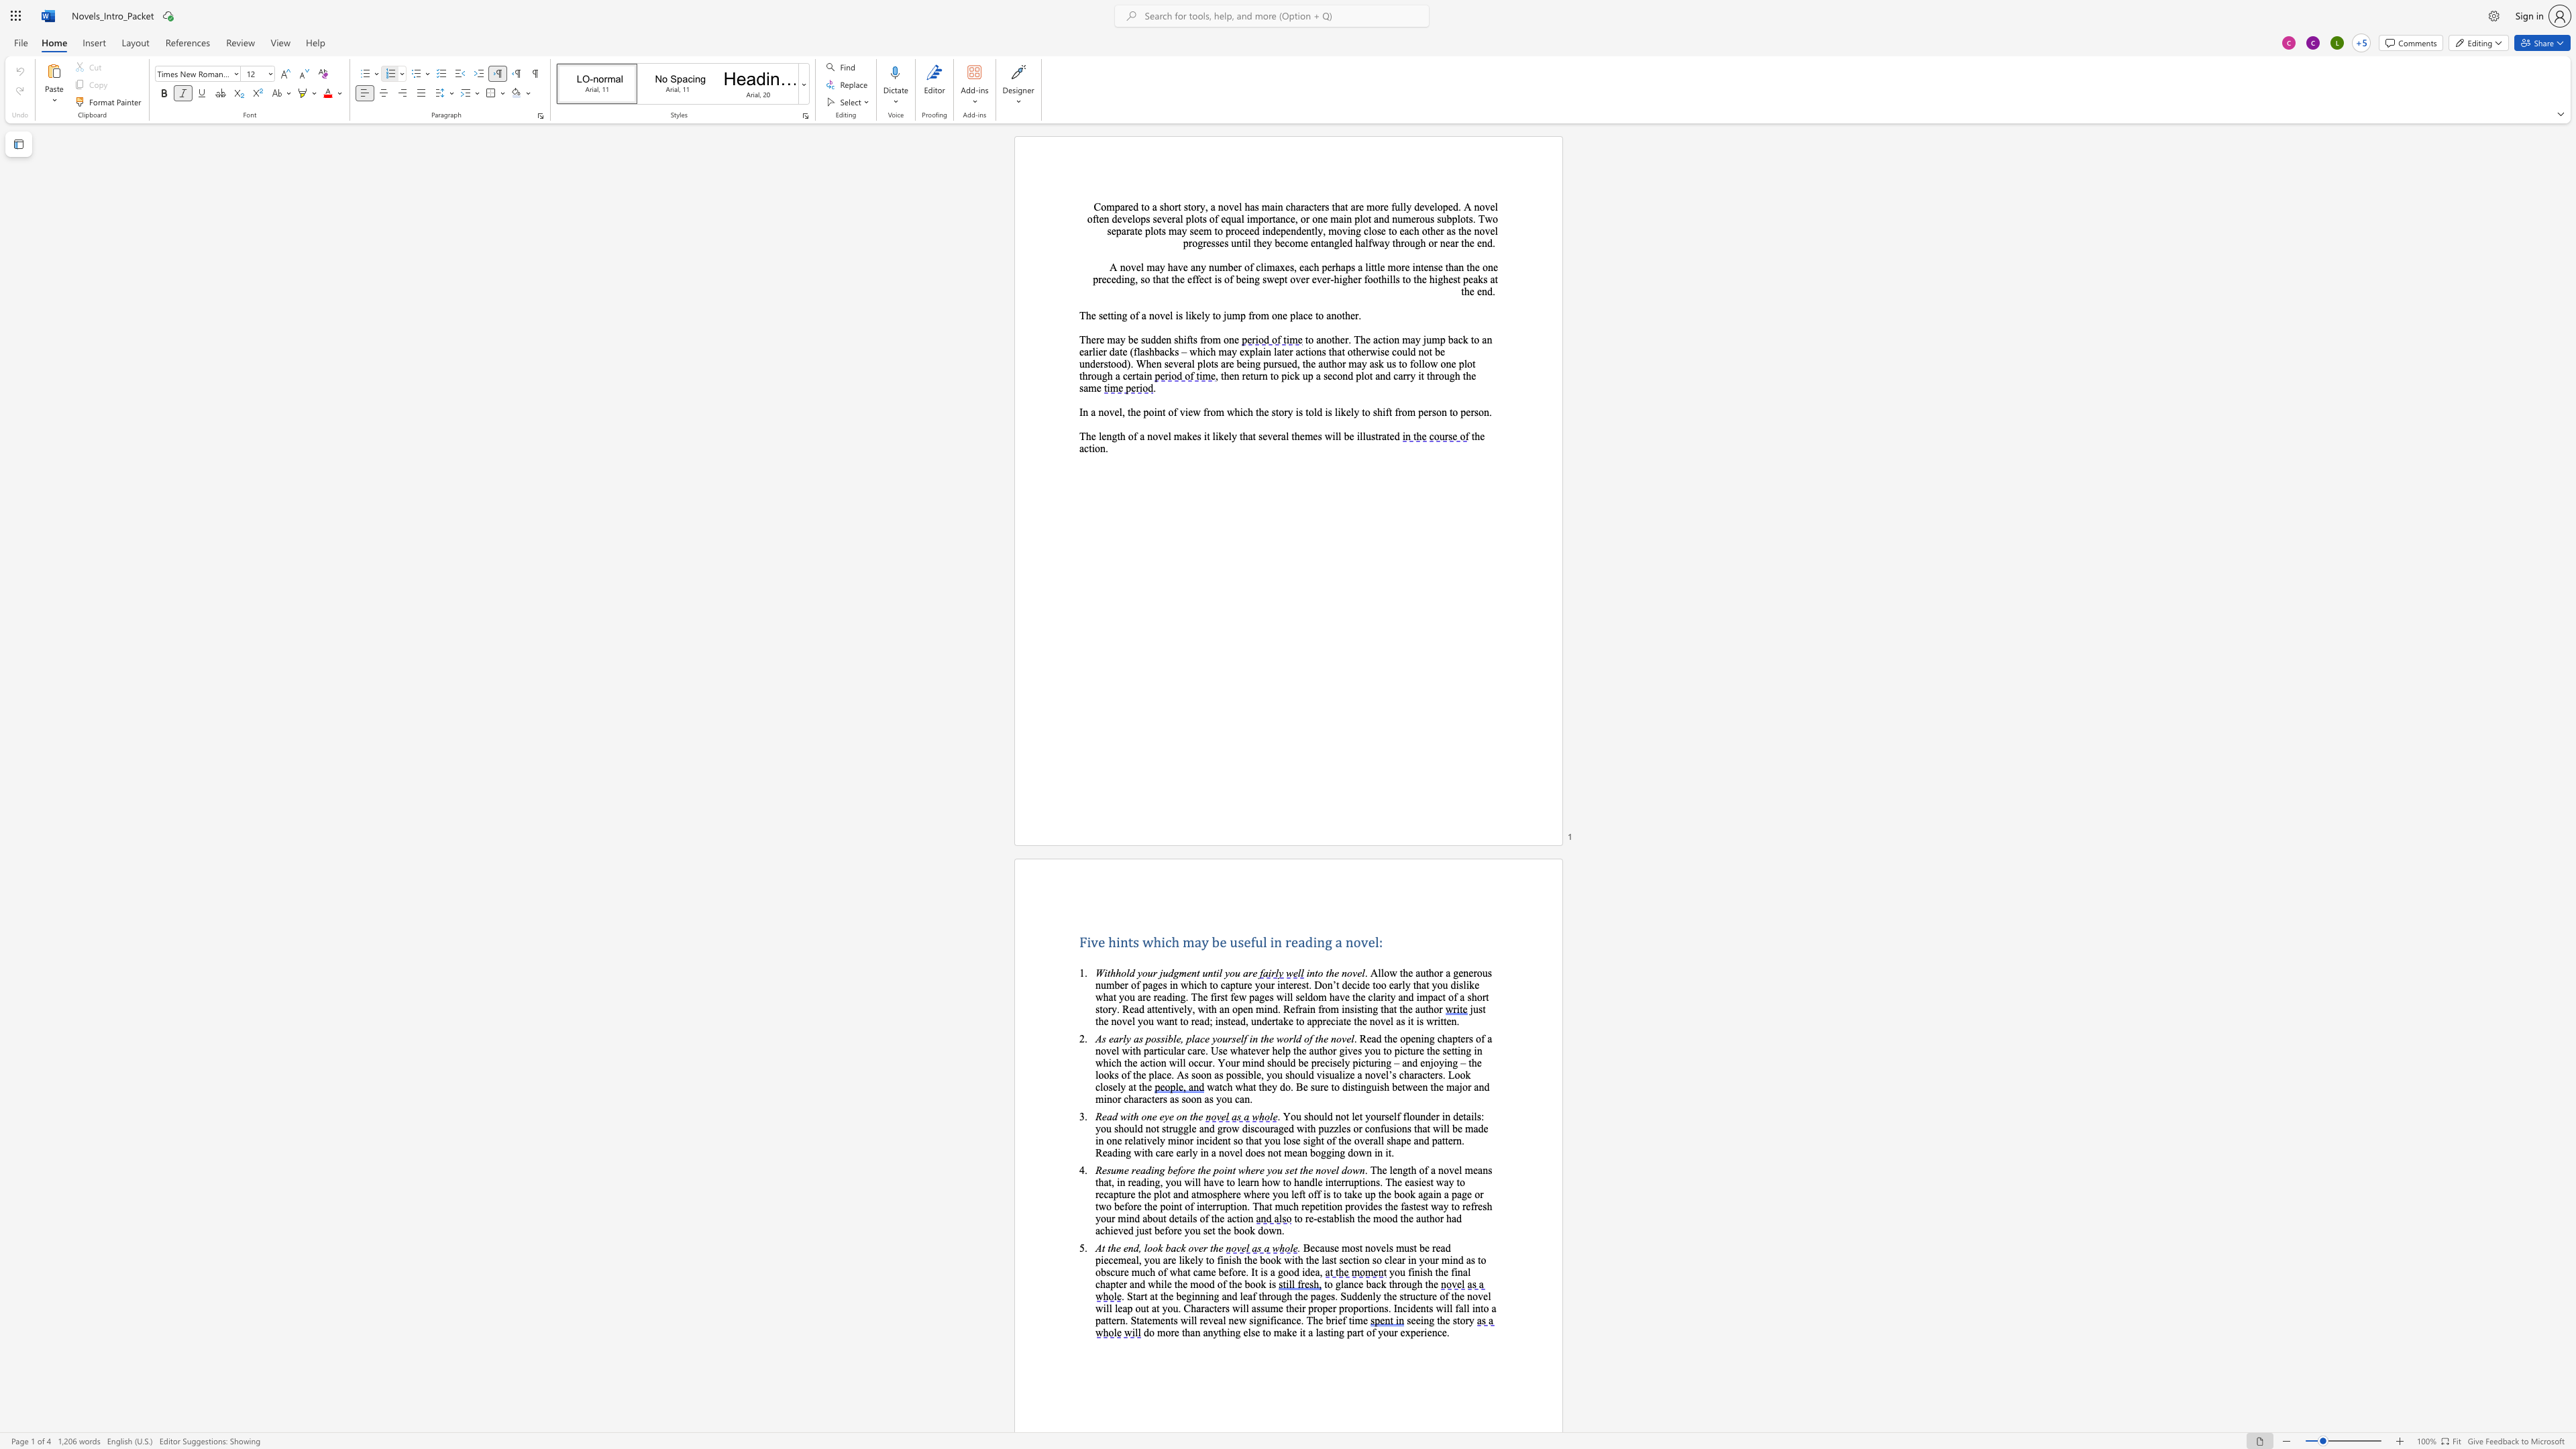 This screenshot has width=2576, height=1449. I want to click on the 3th character "e" in the text, so click(1383, 1248).